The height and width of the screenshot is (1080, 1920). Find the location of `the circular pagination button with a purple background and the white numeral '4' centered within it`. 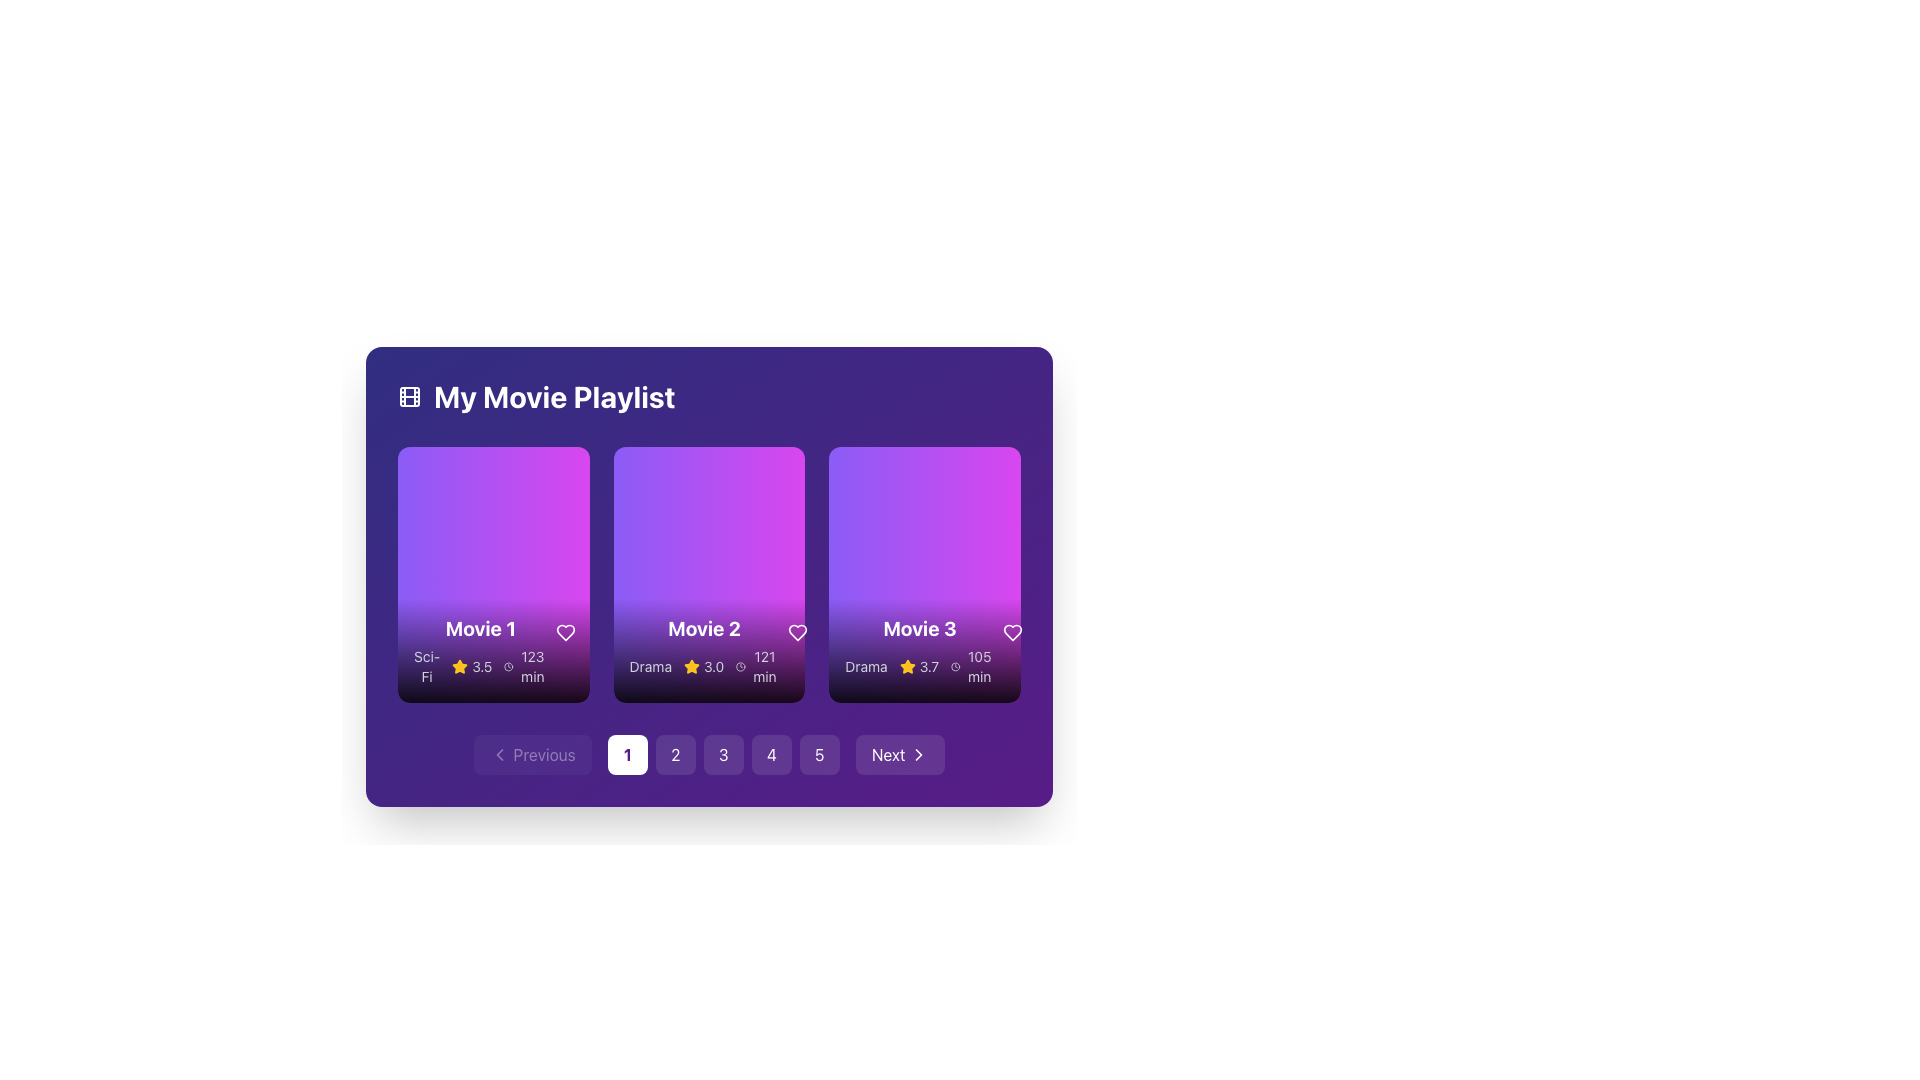

the circular pagination button with a purple background and the white numeral '4' centered within it is located at coordinates (770, 755).